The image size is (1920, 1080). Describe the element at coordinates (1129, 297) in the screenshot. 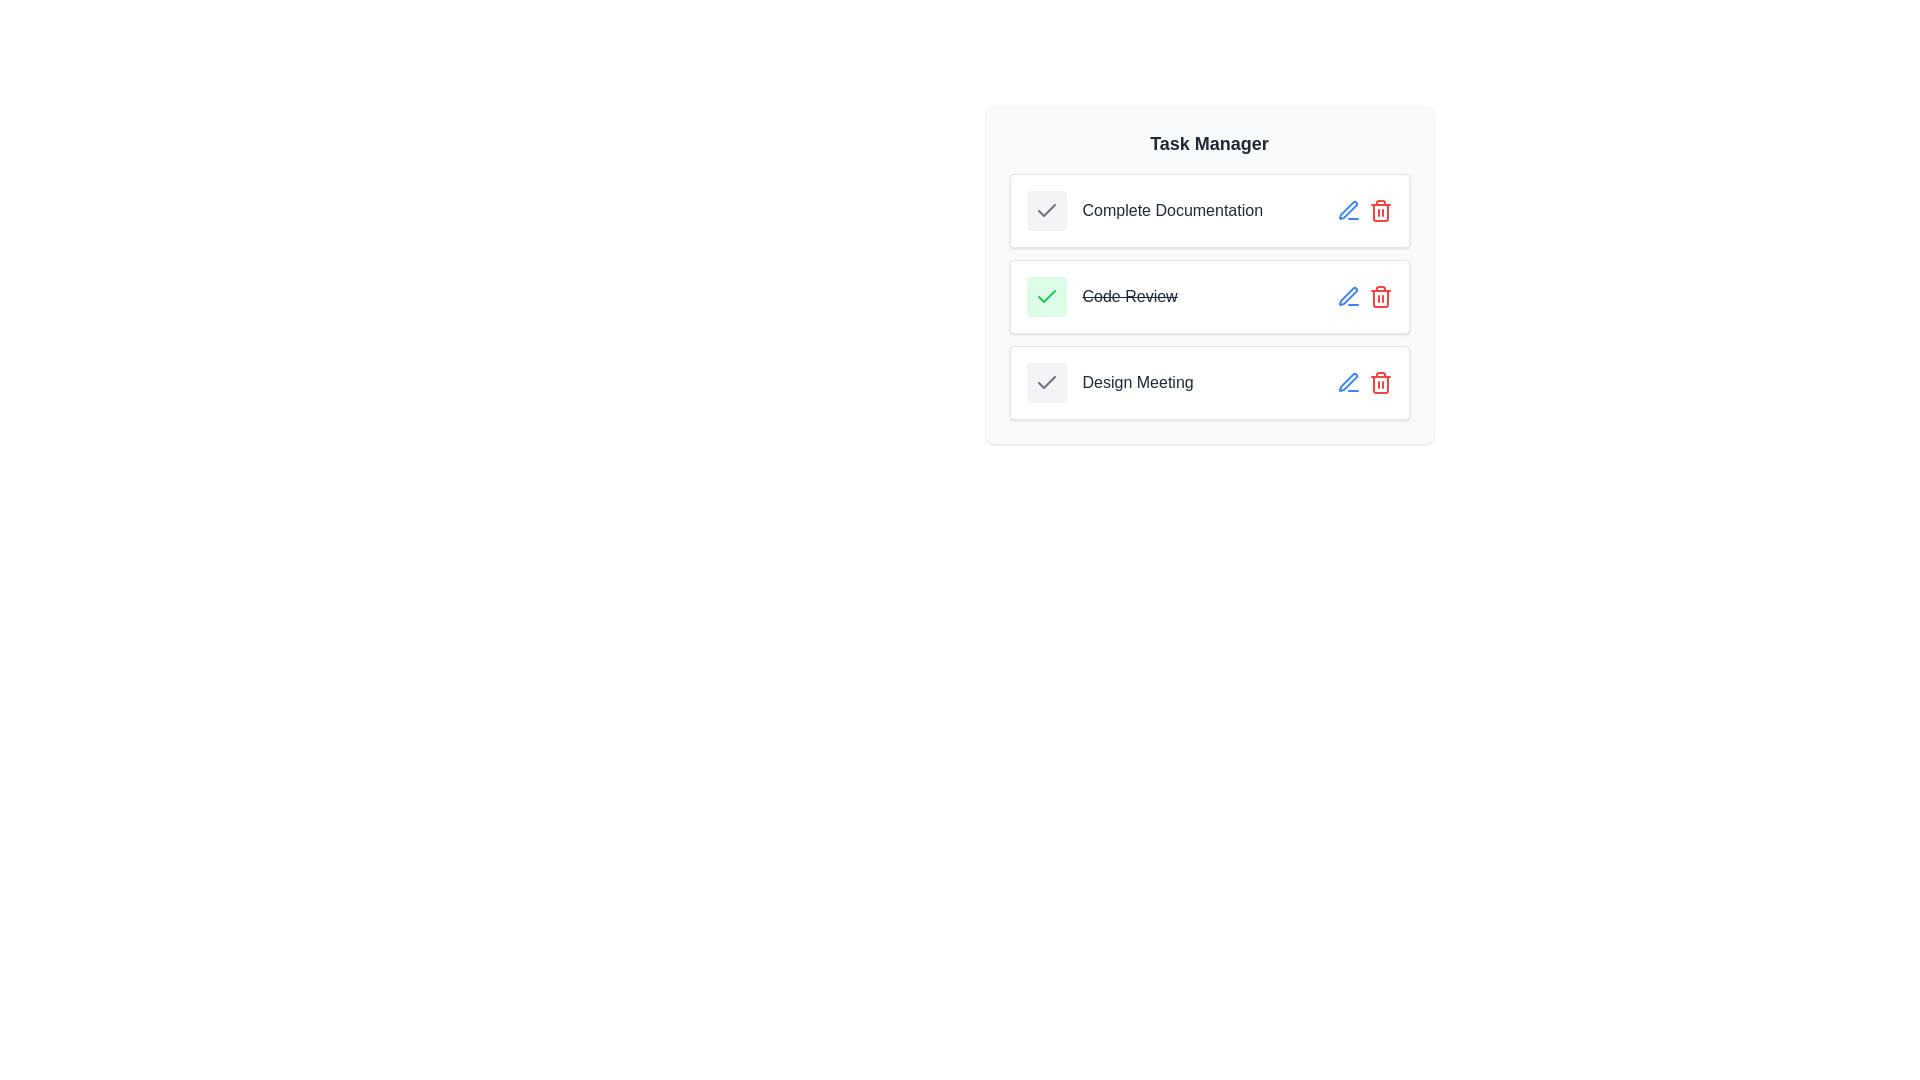

I see `the 'Code Review' text label that is styled with a line-through decoration, indicating a completed state, located between a completion icon and task control icons` at that location.